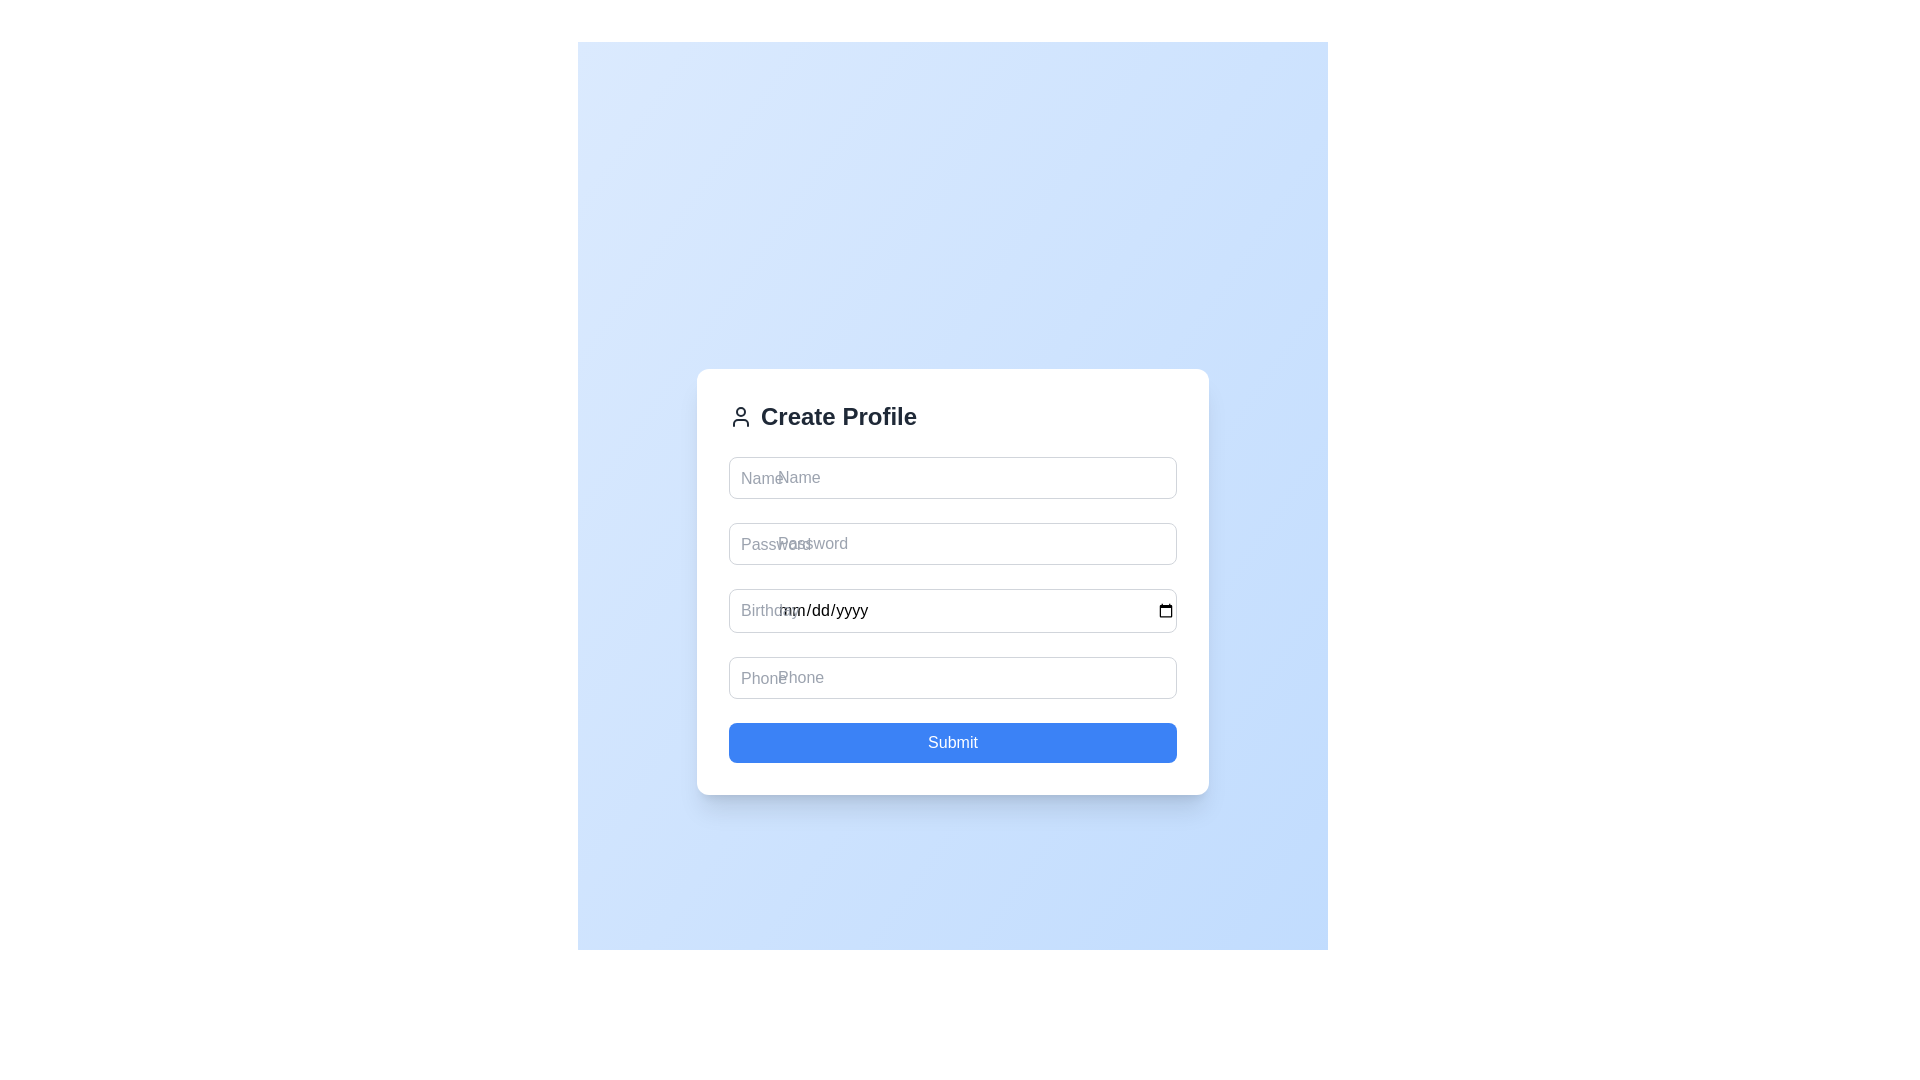 Image resolution: width=1920 pixels, height=1080 pixels. Describe the element at coordinates (775, 544) in the screenshot. I see `the 'Password' text label, which is styled with a gray font color and positioned within a form field area, located below the 'Name' input field and above the 'Birthday' field` at that location.